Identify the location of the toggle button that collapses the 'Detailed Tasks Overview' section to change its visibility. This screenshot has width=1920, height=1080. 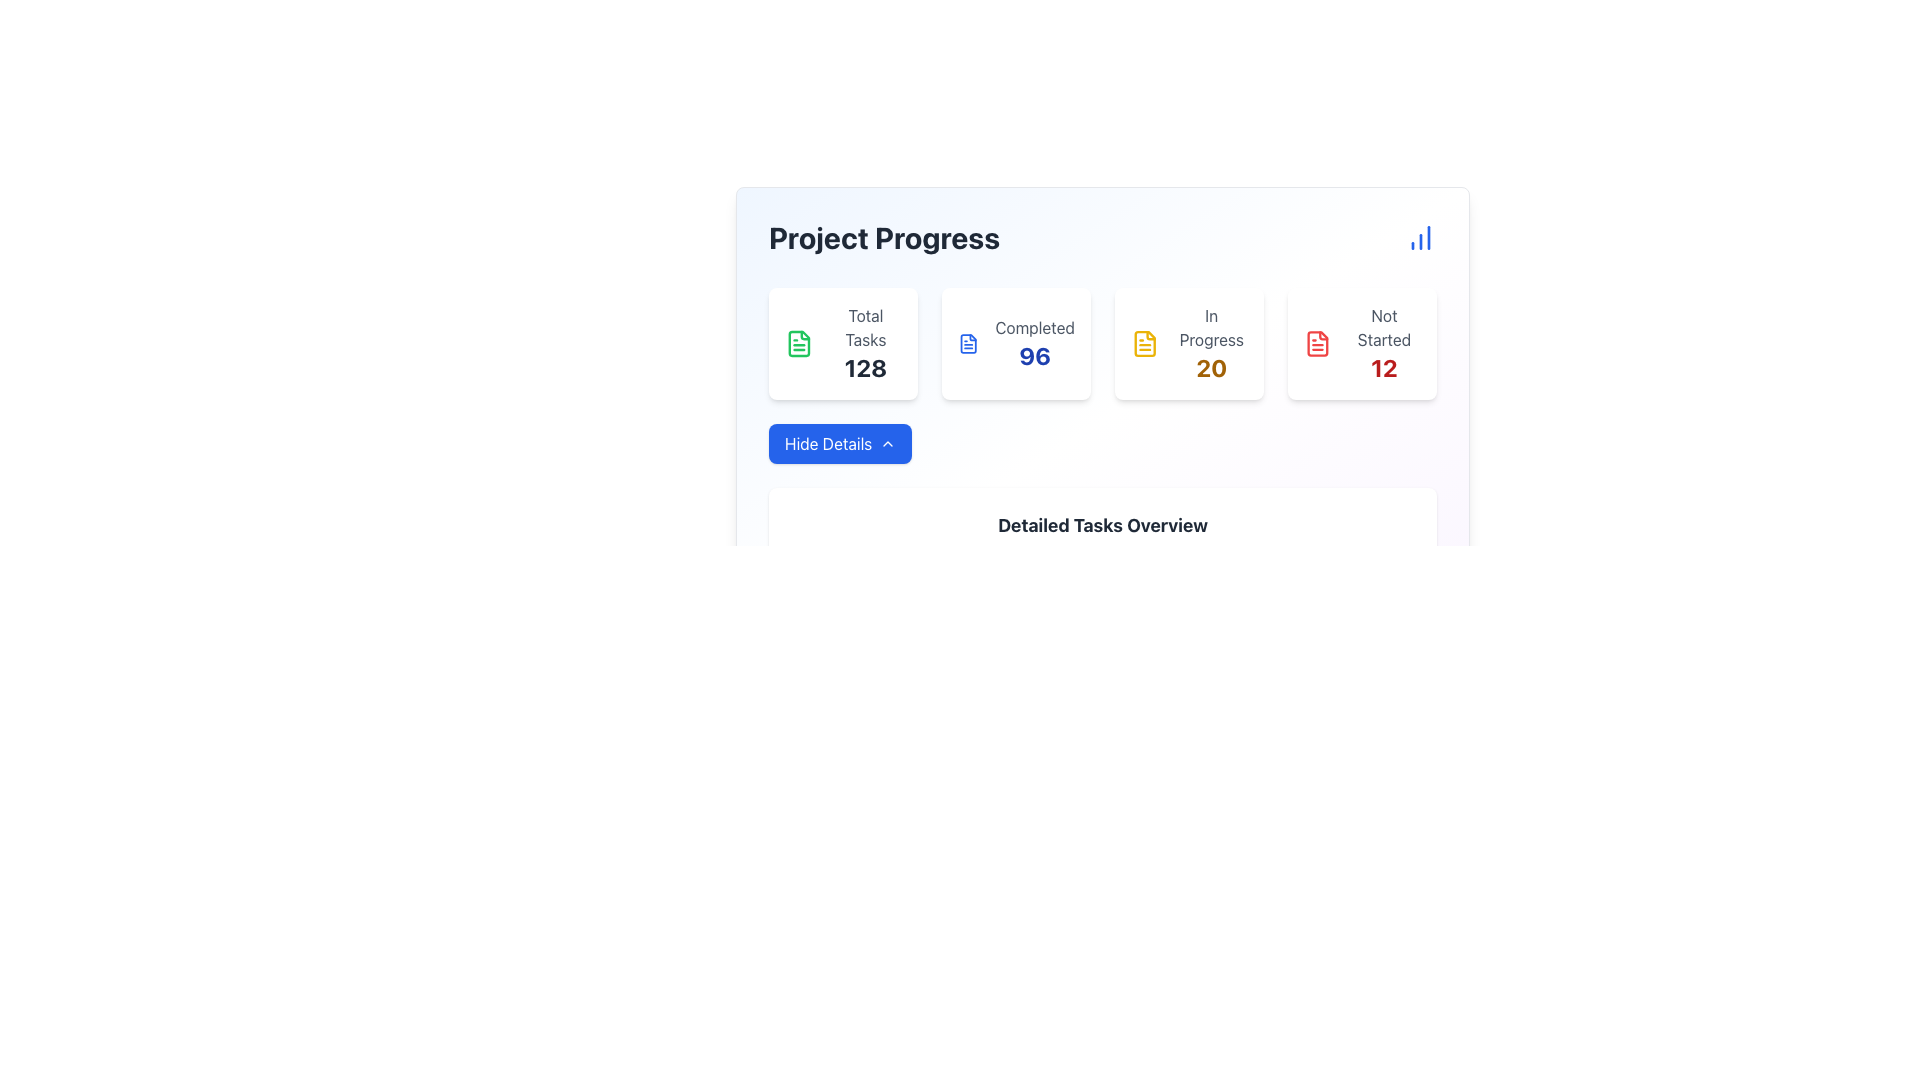
(840, 442).